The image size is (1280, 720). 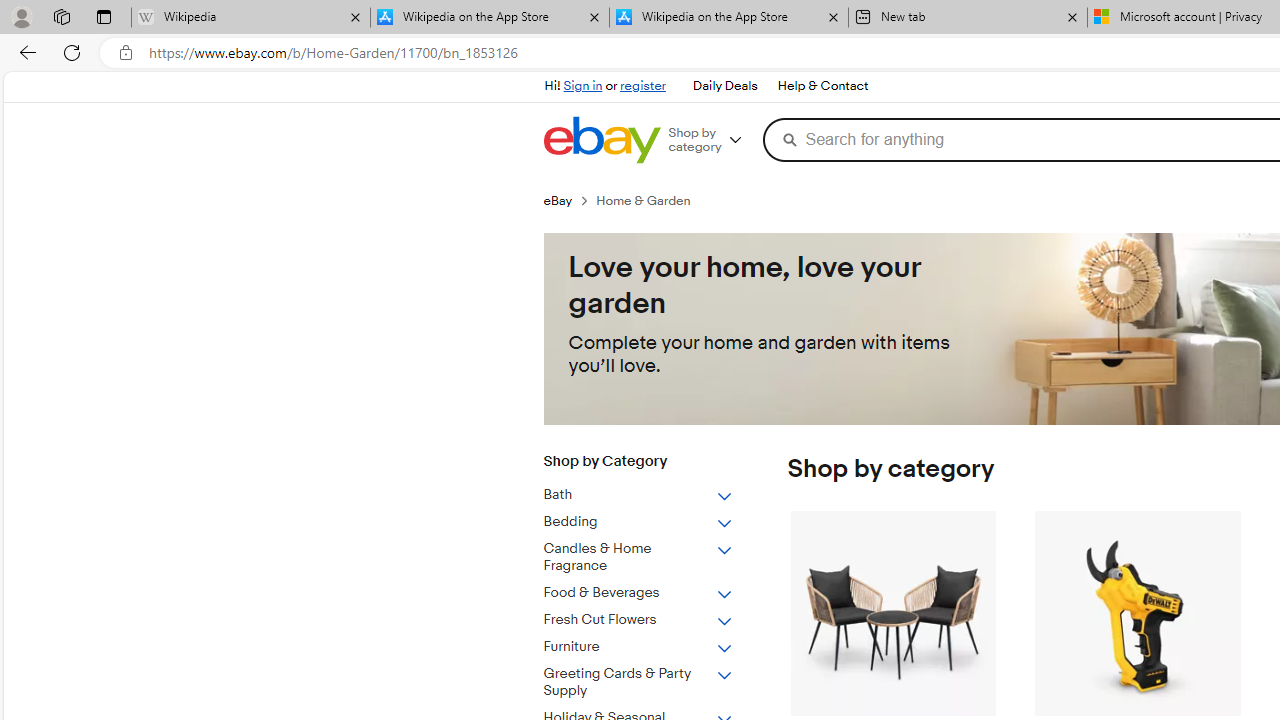 I want to click on 'Candles & Home Fragrance', so click(x=653, y=554).